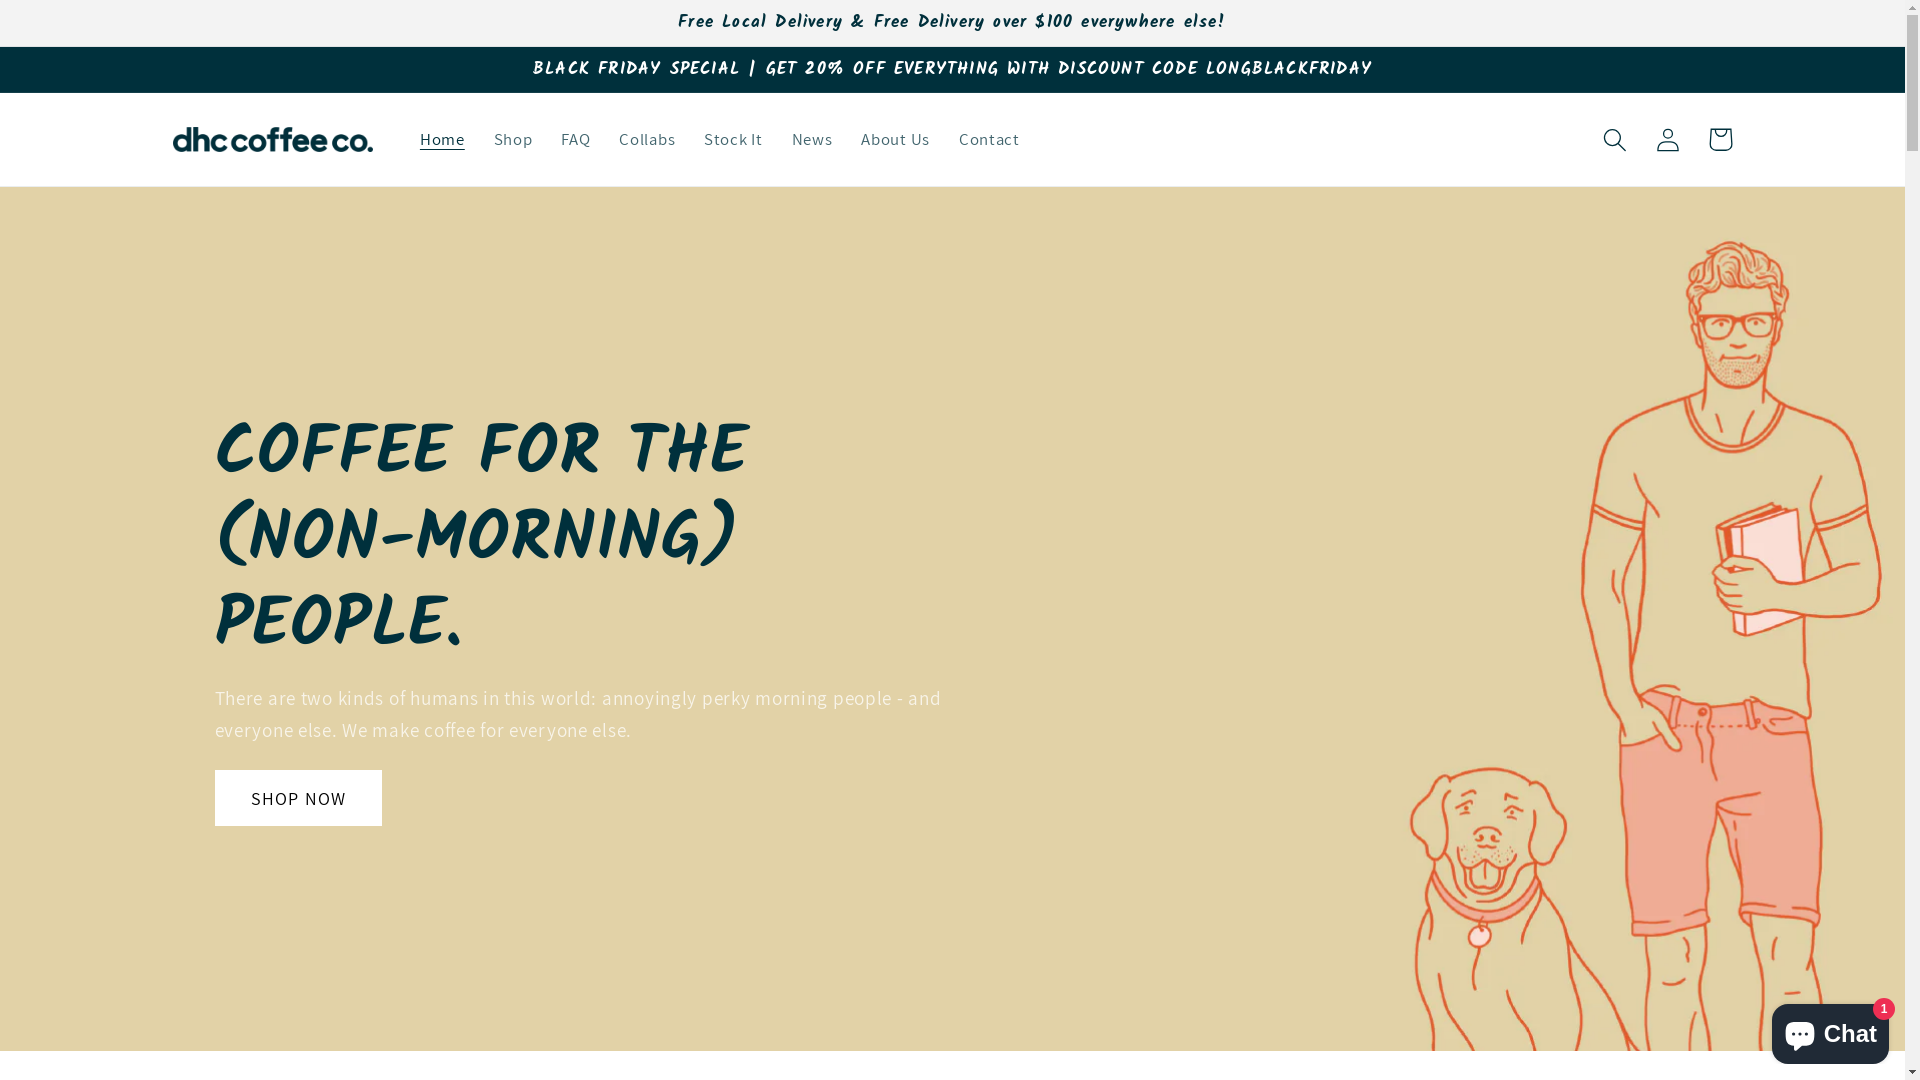  What do you see at coordinates (296, 797) in the screenshot?
I see `'SHOP NOW'` at bounding box center [296, 797].